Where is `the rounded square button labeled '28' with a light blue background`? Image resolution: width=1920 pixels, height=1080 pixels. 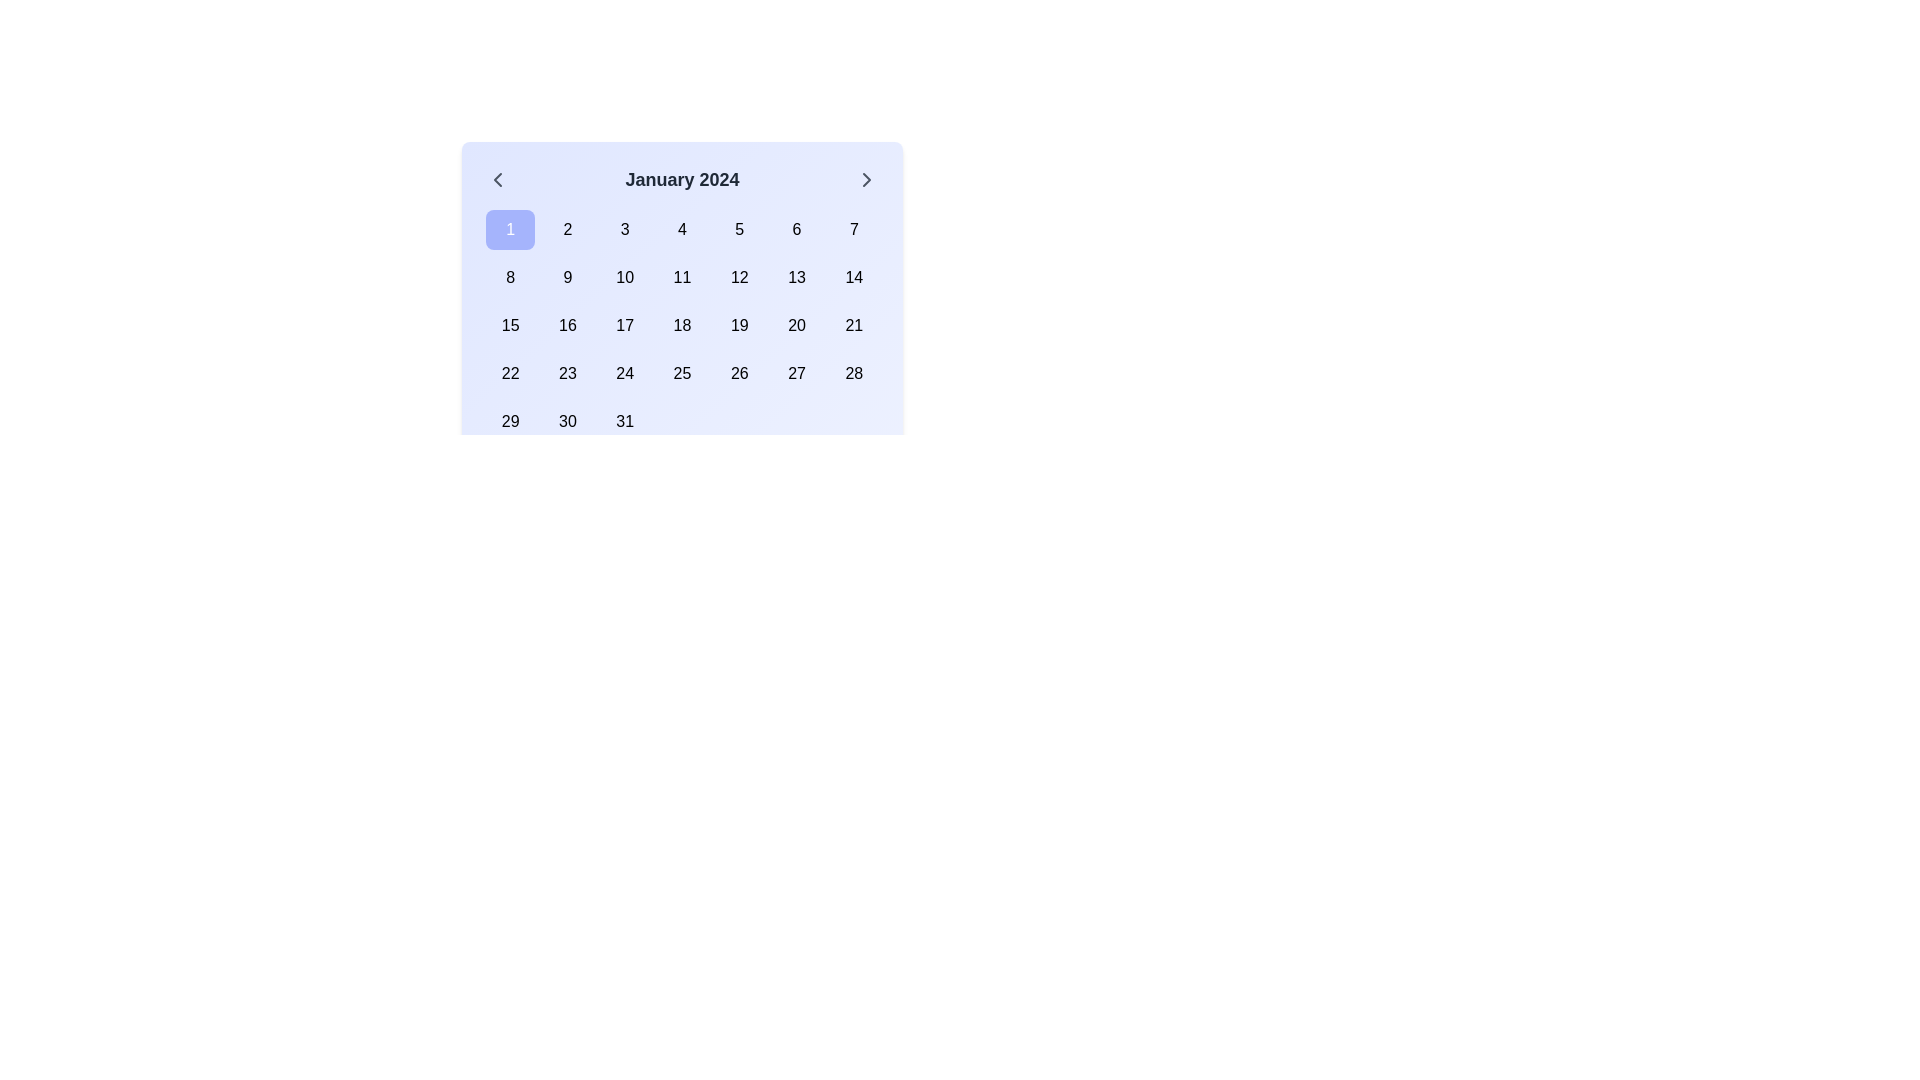 the rounded square button labeled '28' with a light blue background is located at coordinates (854, 374).